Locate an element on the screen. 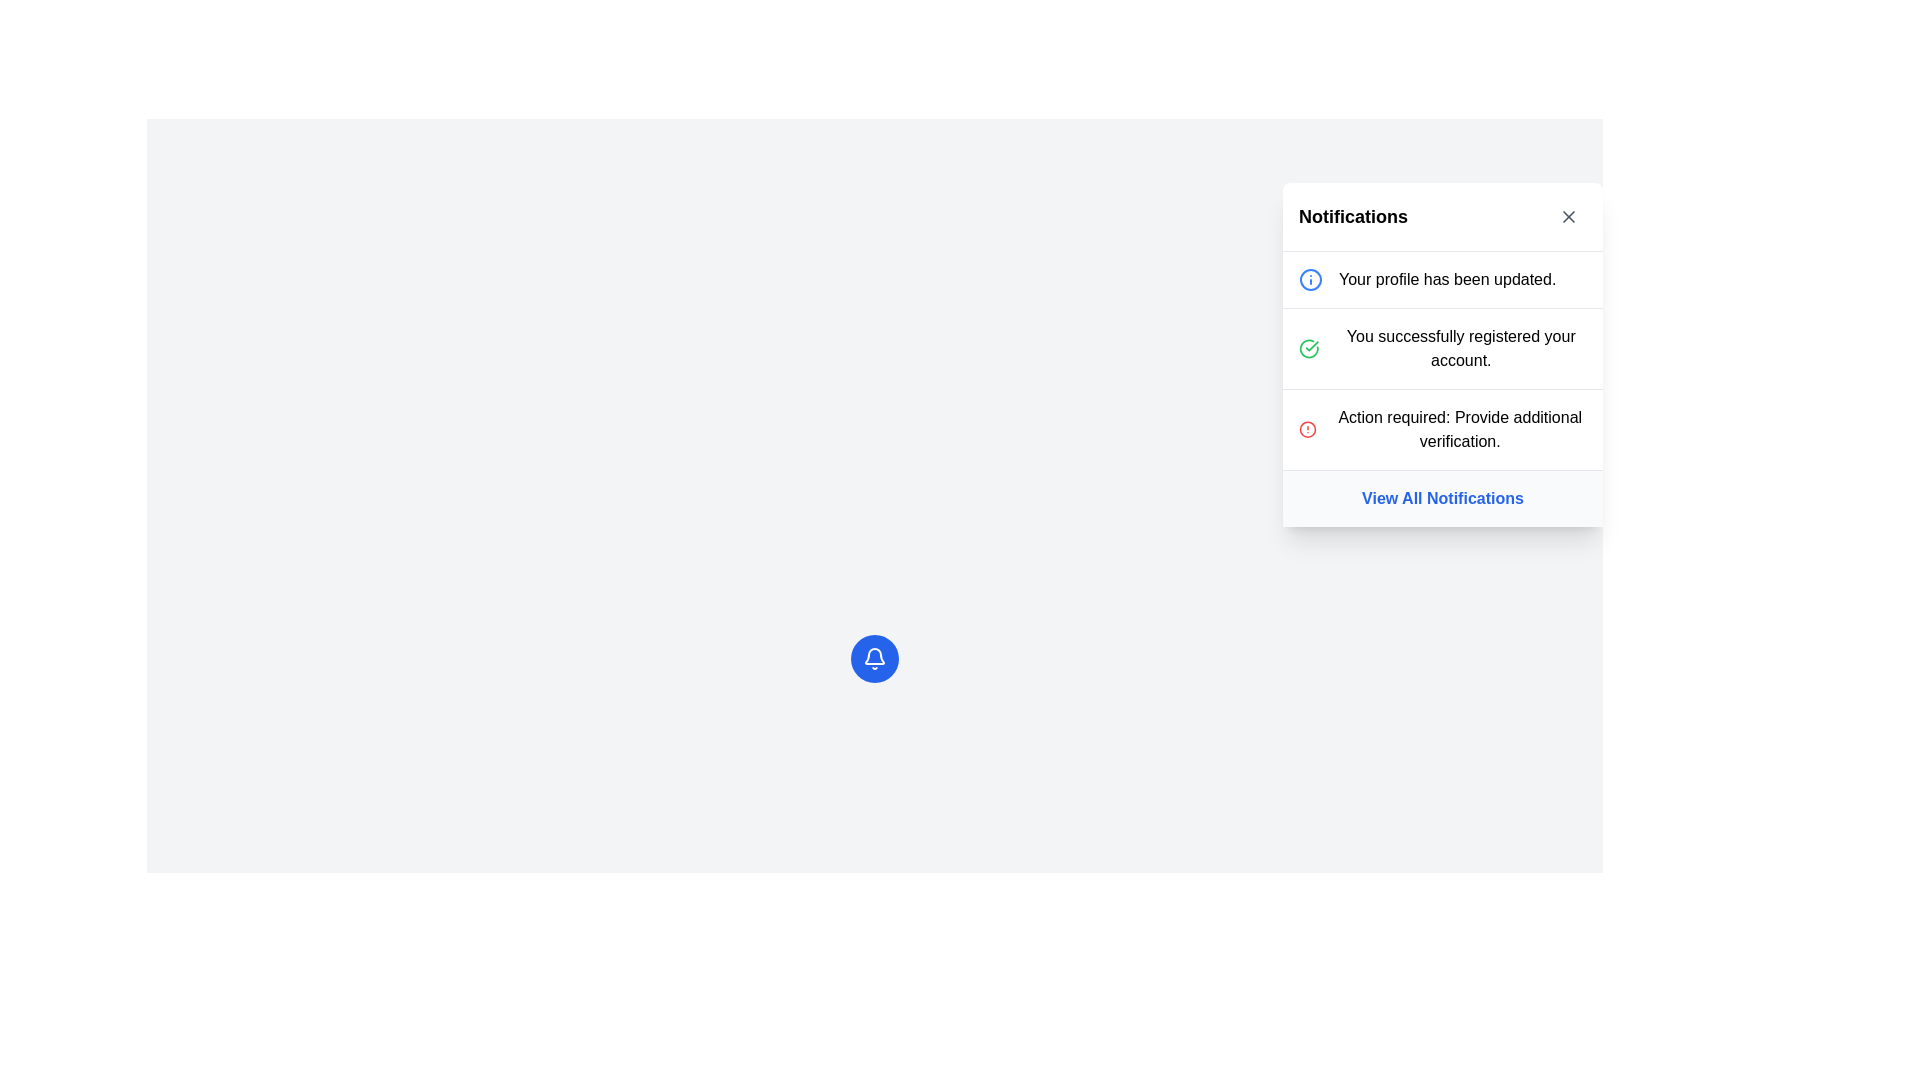 The height and width of the screenshot is (1080, 1920). the red circular SVG graphic indicating an alert or warning message, which is centered within its notification icon on the right-hand notification panel is located at coordinates (1308, 428).